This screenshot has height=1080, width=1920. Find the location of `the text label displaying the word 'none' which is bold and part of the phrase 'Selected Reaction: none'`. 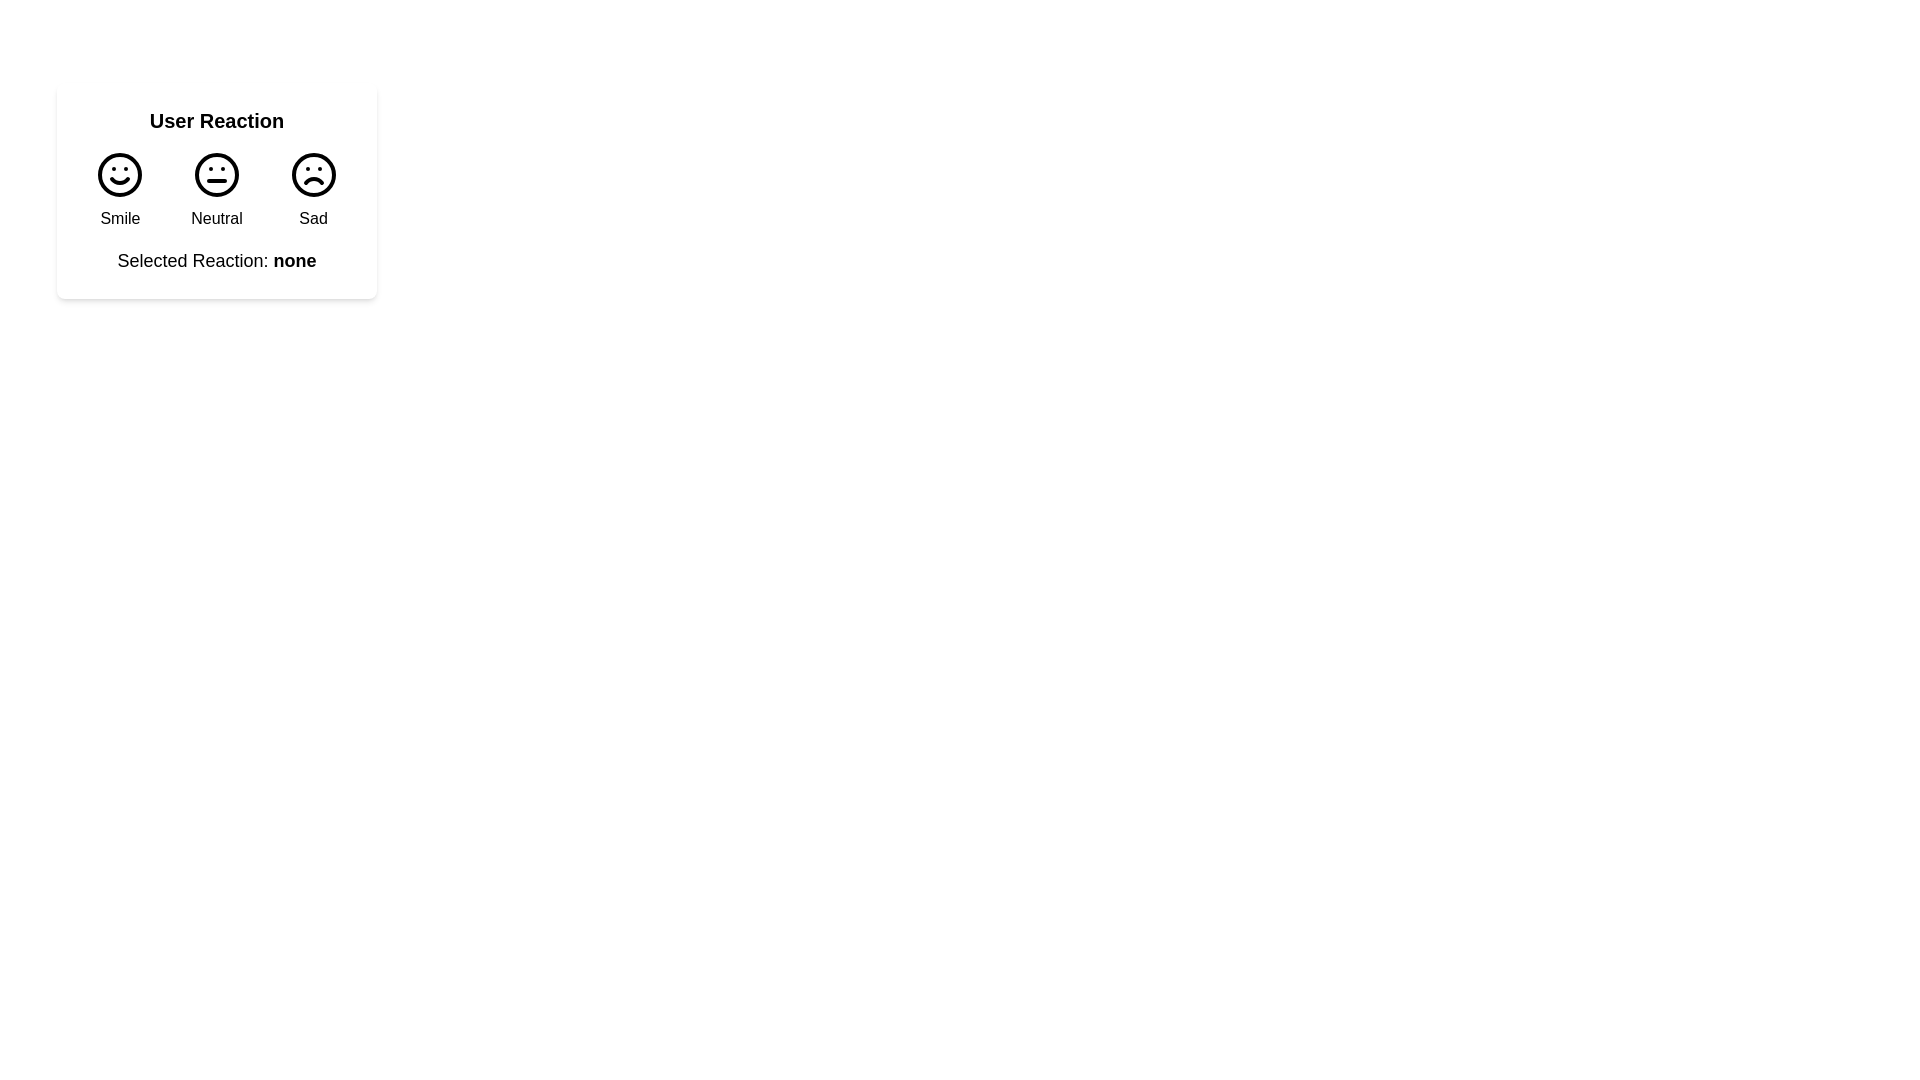

the text label displaying the word 'none' which is bold and part of the phrase 'Selected Reaction: none' is located at coordinates (294, 260).